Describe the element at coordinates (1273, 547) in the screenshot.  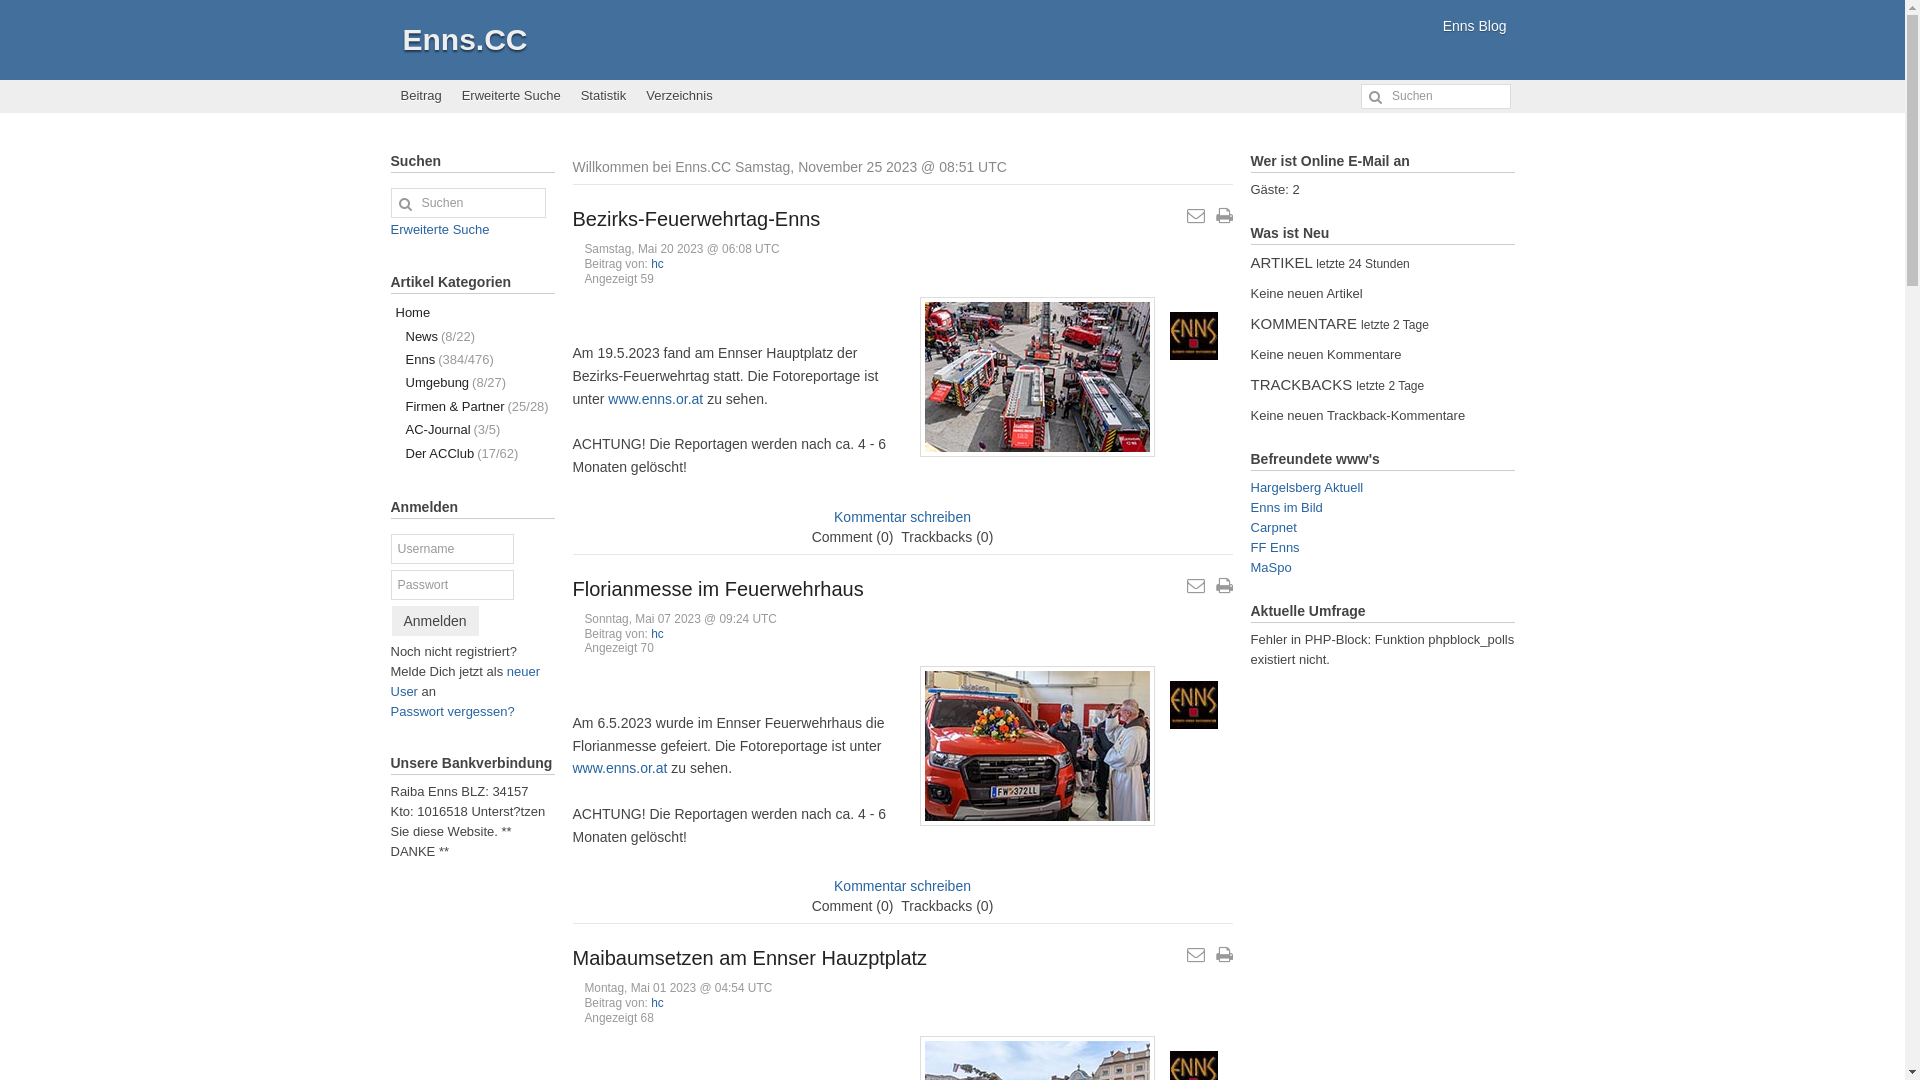
I see `'FF Enns'` at that location.